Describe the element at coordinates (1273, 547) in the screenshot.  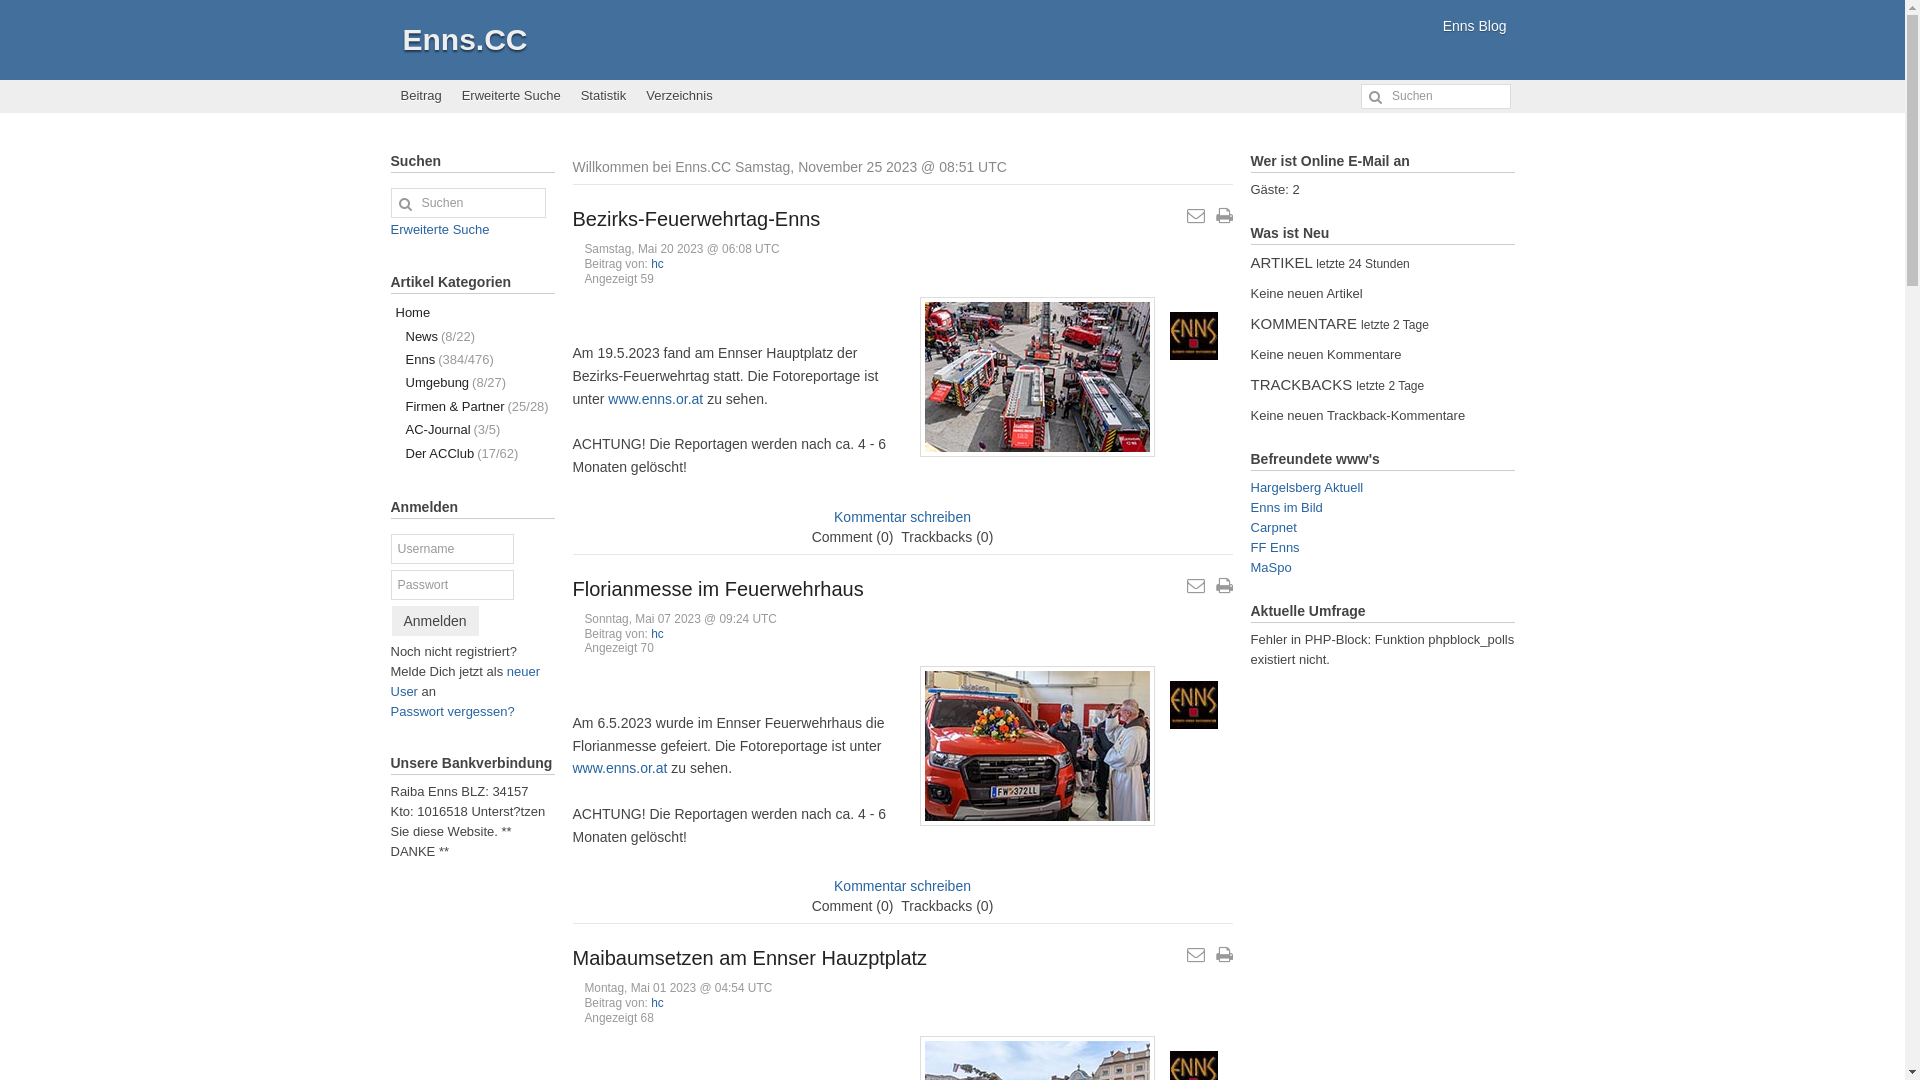
I see `'FF Enns'` at that location.